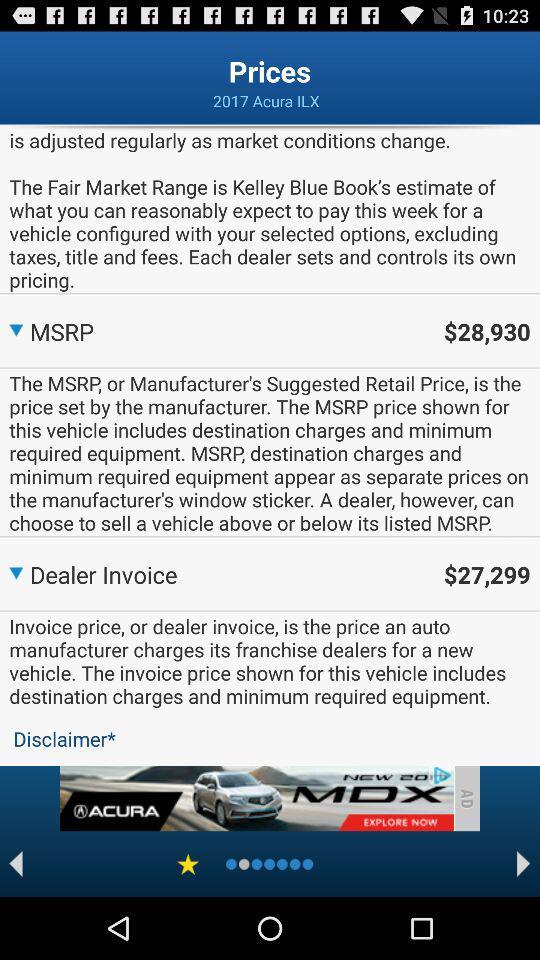  What do you see at coordinates (14, 328) in the screenshot?
I see `the left side first  down indication` at bounding box center [14, 328].